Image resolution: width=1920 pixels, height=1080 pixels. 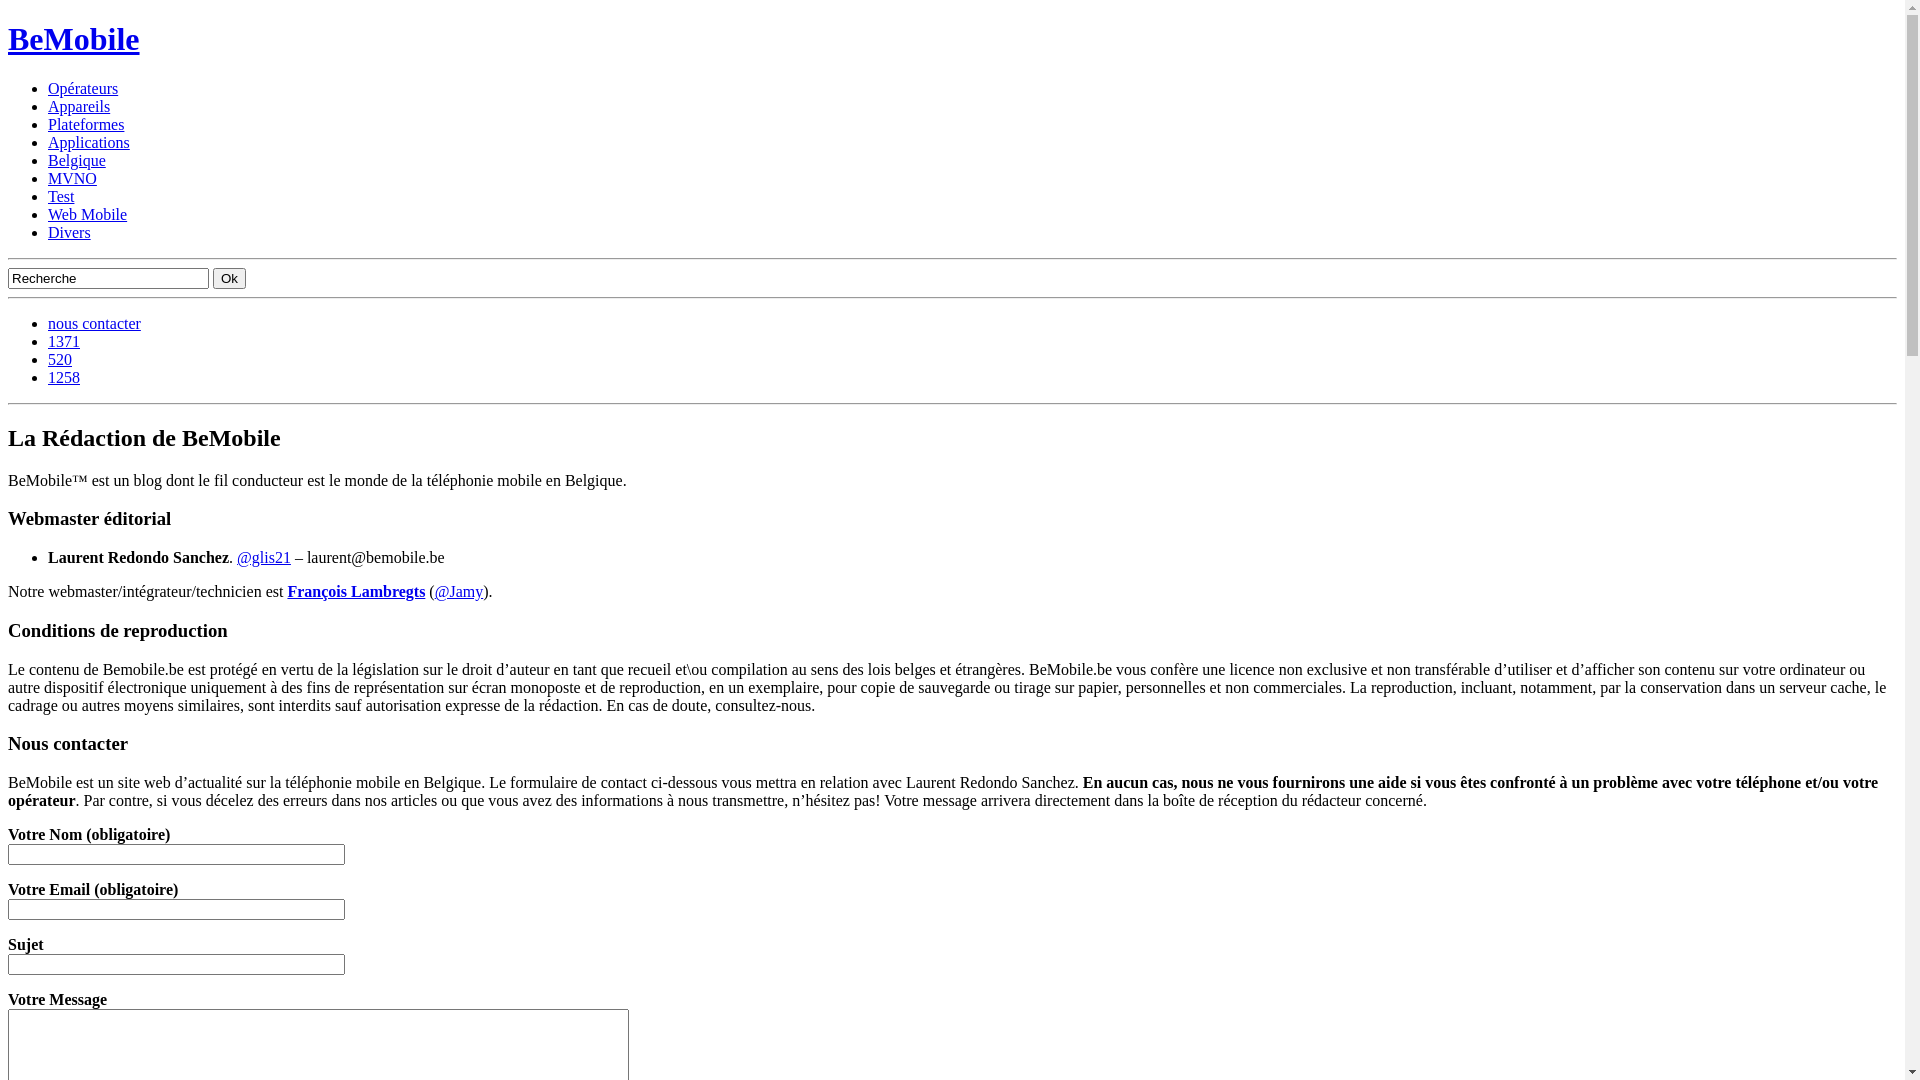 I want to click on 'Web Mobile', so click(x=86, y=214).